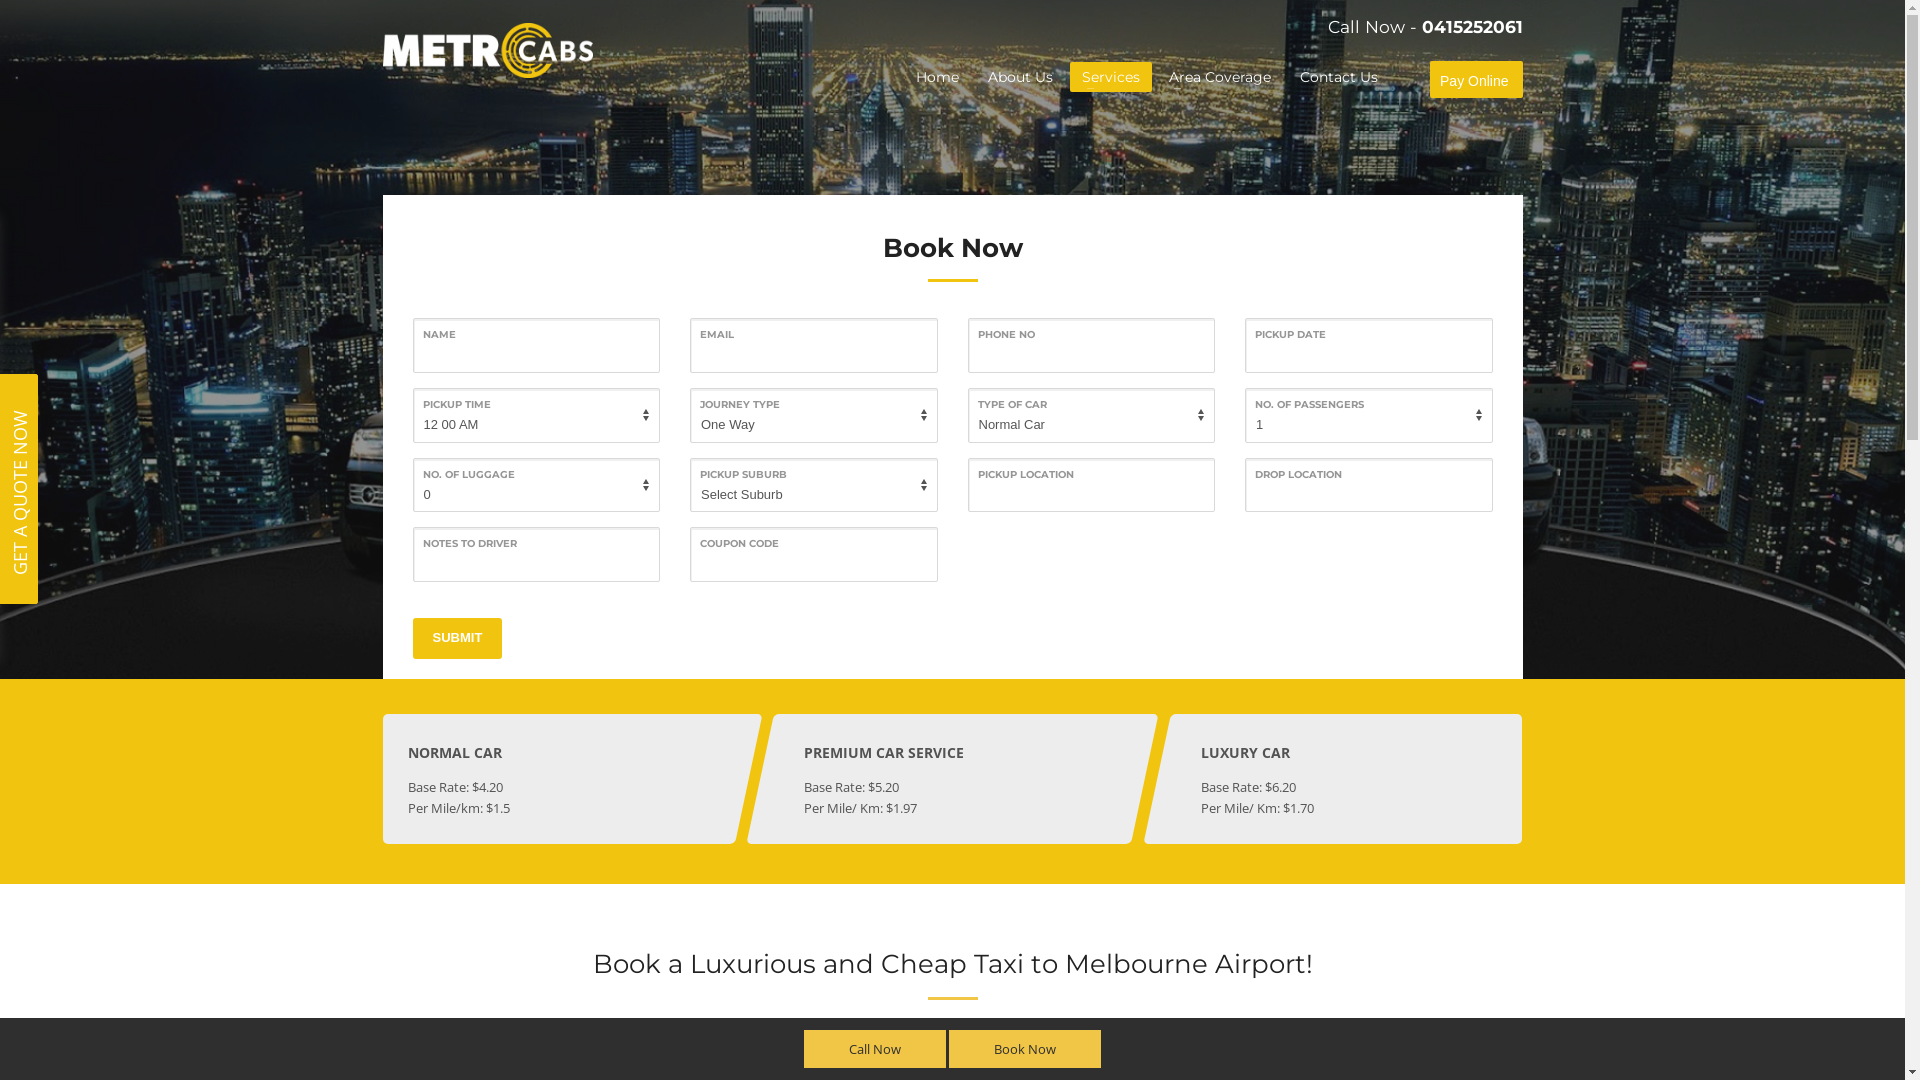 The height and width of the screenshot is (1080, 1920). I want to click on 'Call Now', so click(874, 1048).